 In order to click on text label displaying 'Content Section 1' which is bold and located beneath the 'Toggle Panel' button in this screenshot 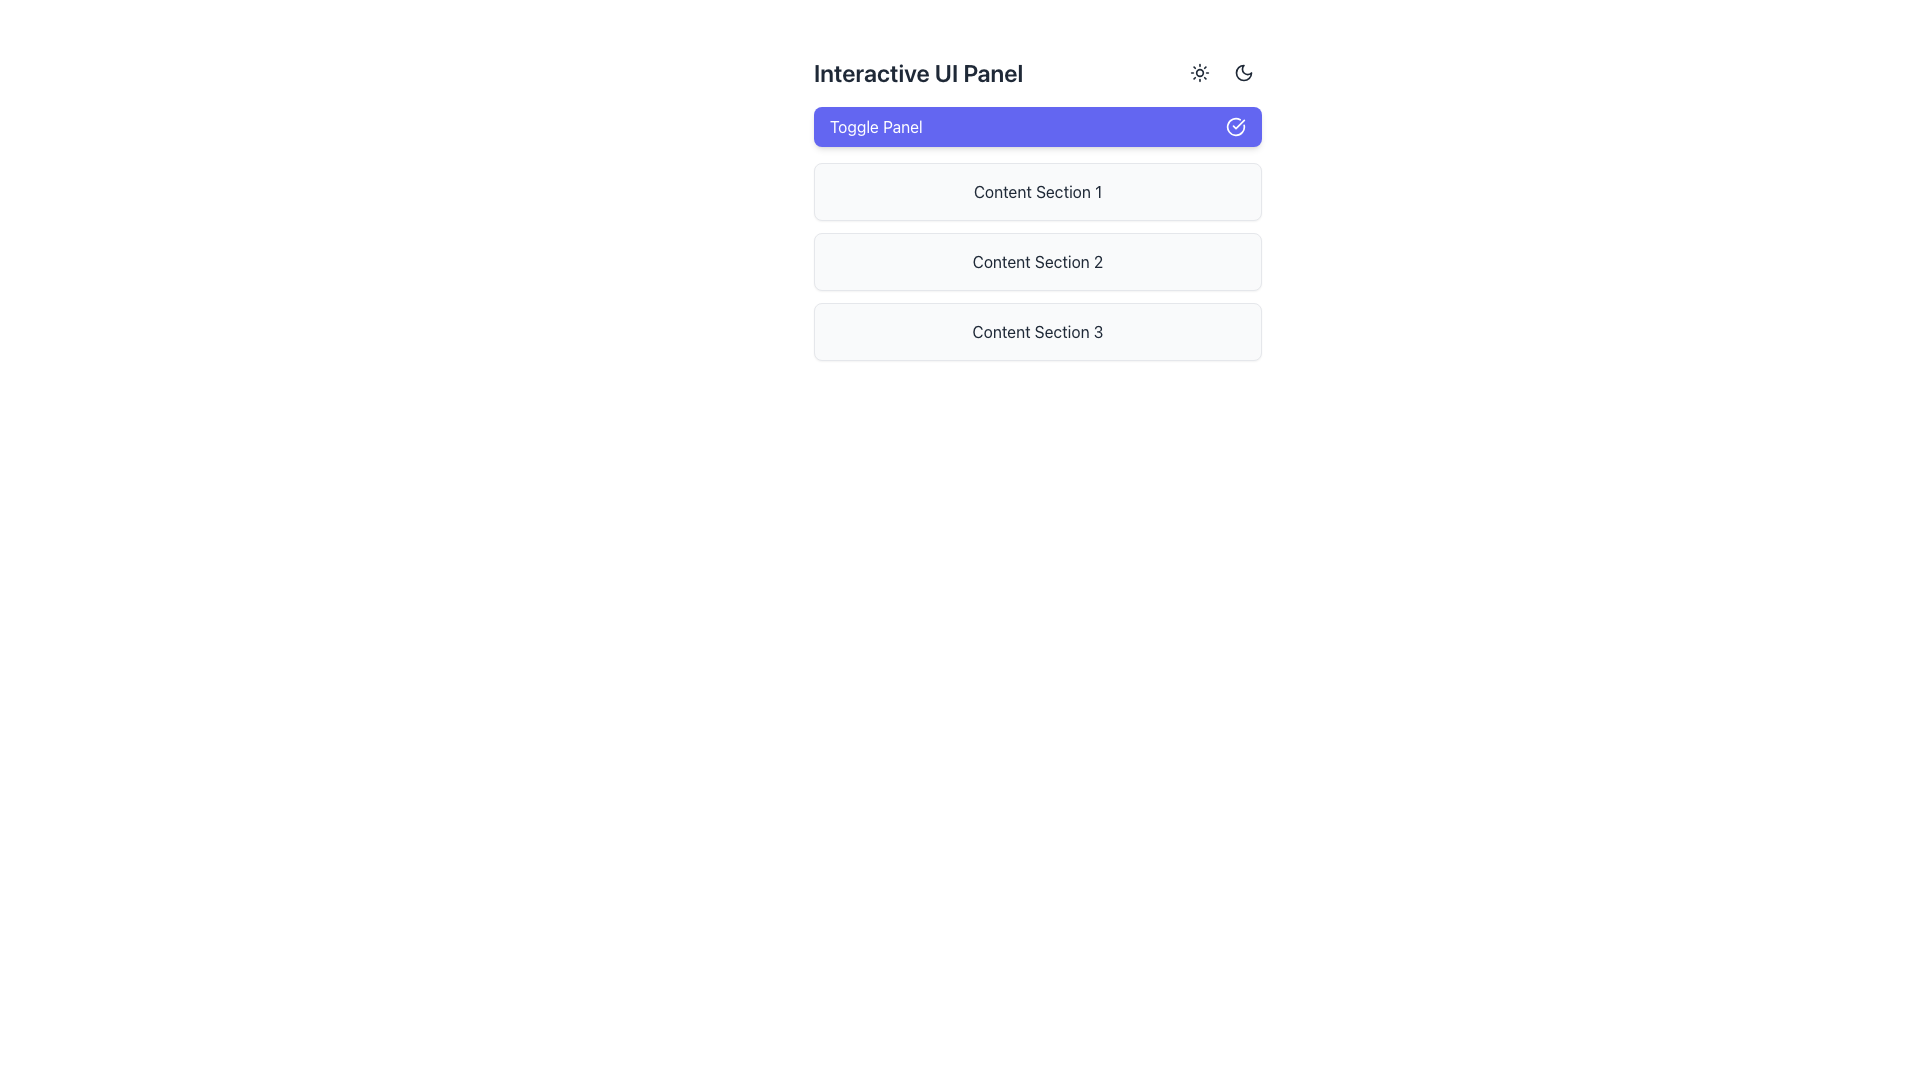, I will do `click(1037, 192)`.